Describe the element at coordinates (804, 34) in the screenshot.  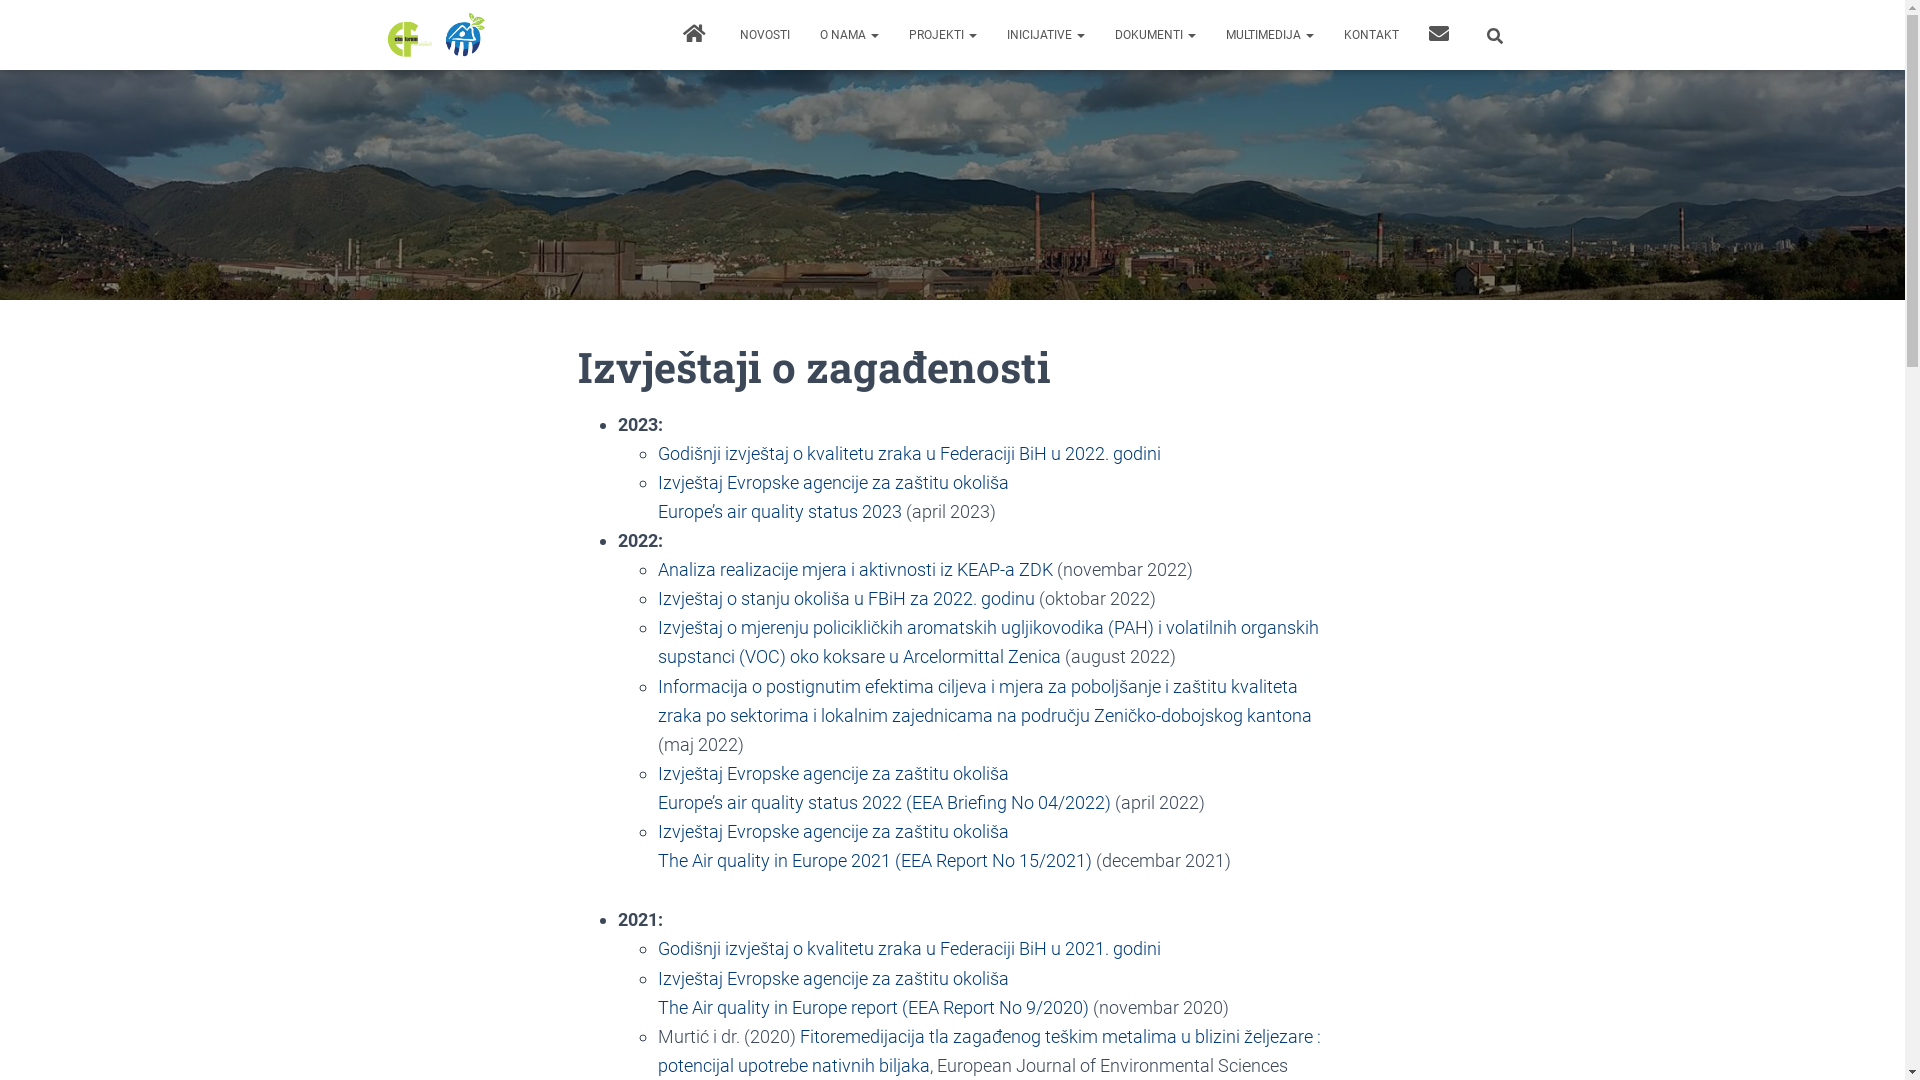
I see `'O NAMA'` at that location.